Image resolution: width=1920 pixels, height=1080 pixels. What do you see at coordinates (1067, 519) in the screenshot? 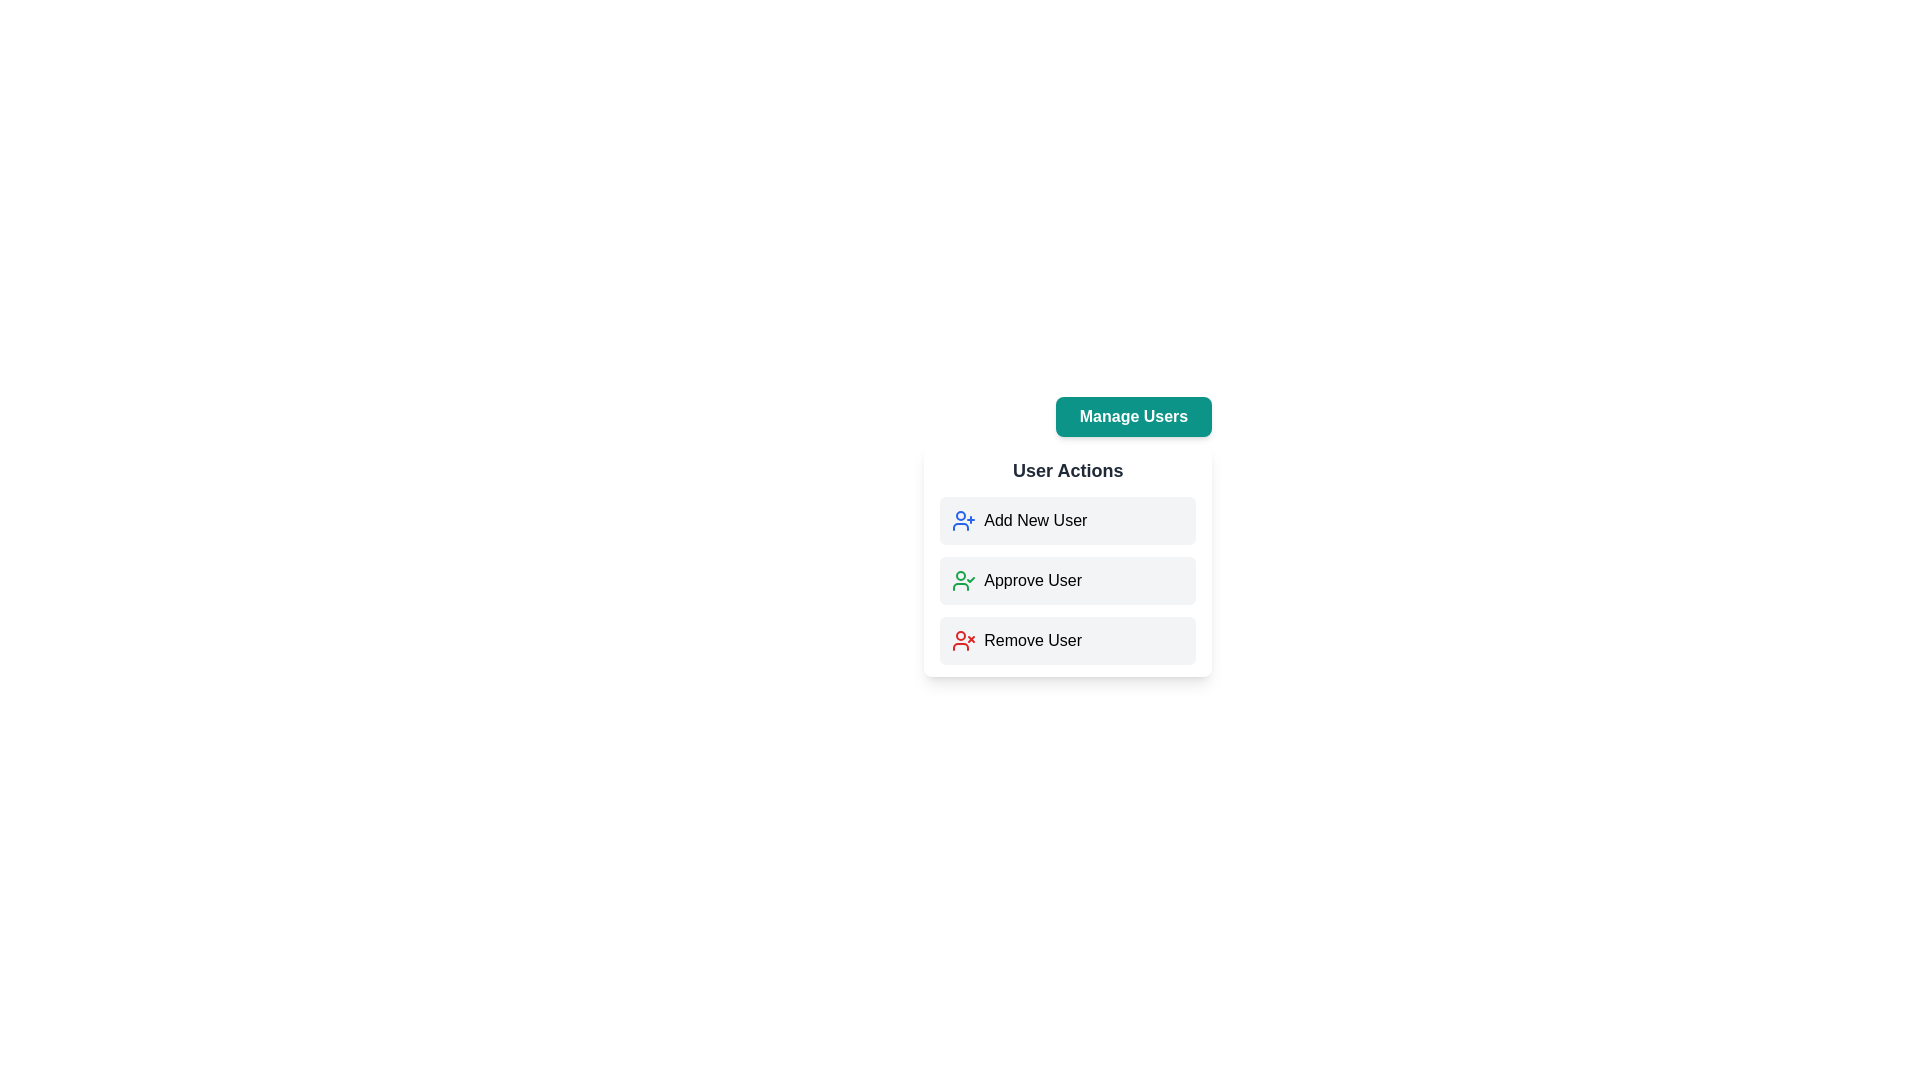
I see `the 'Add New User' button, which is a rectangular UI component with a light gray background, rounded corners, a user icon with a plus sign in blue, and the text 'Add New User' in black font, located at the top of the 'User Actions' list` at bounding box center [1067, 519].